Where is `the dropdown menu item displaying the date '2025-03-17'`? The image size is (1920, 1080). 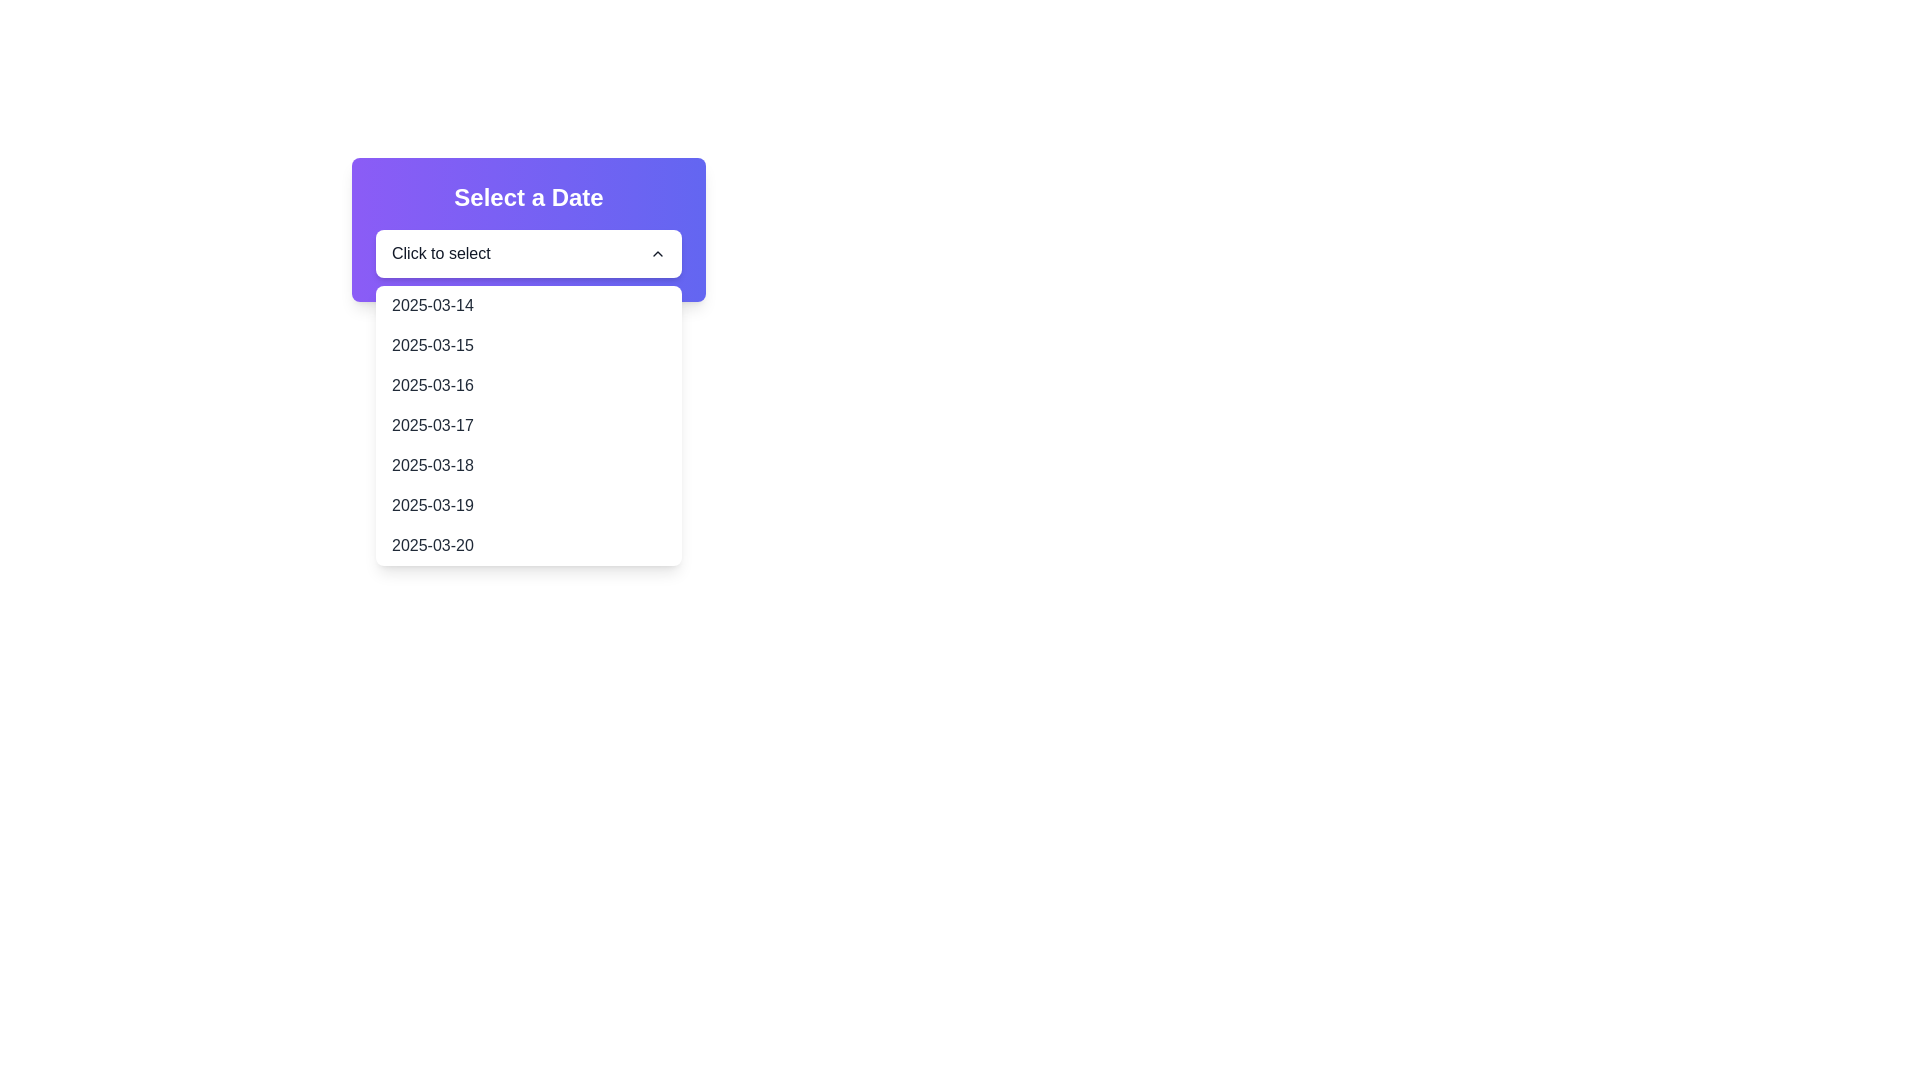 the dropdown menu item displaying the date '2025-03-17' is located at coordinates (528, 424).